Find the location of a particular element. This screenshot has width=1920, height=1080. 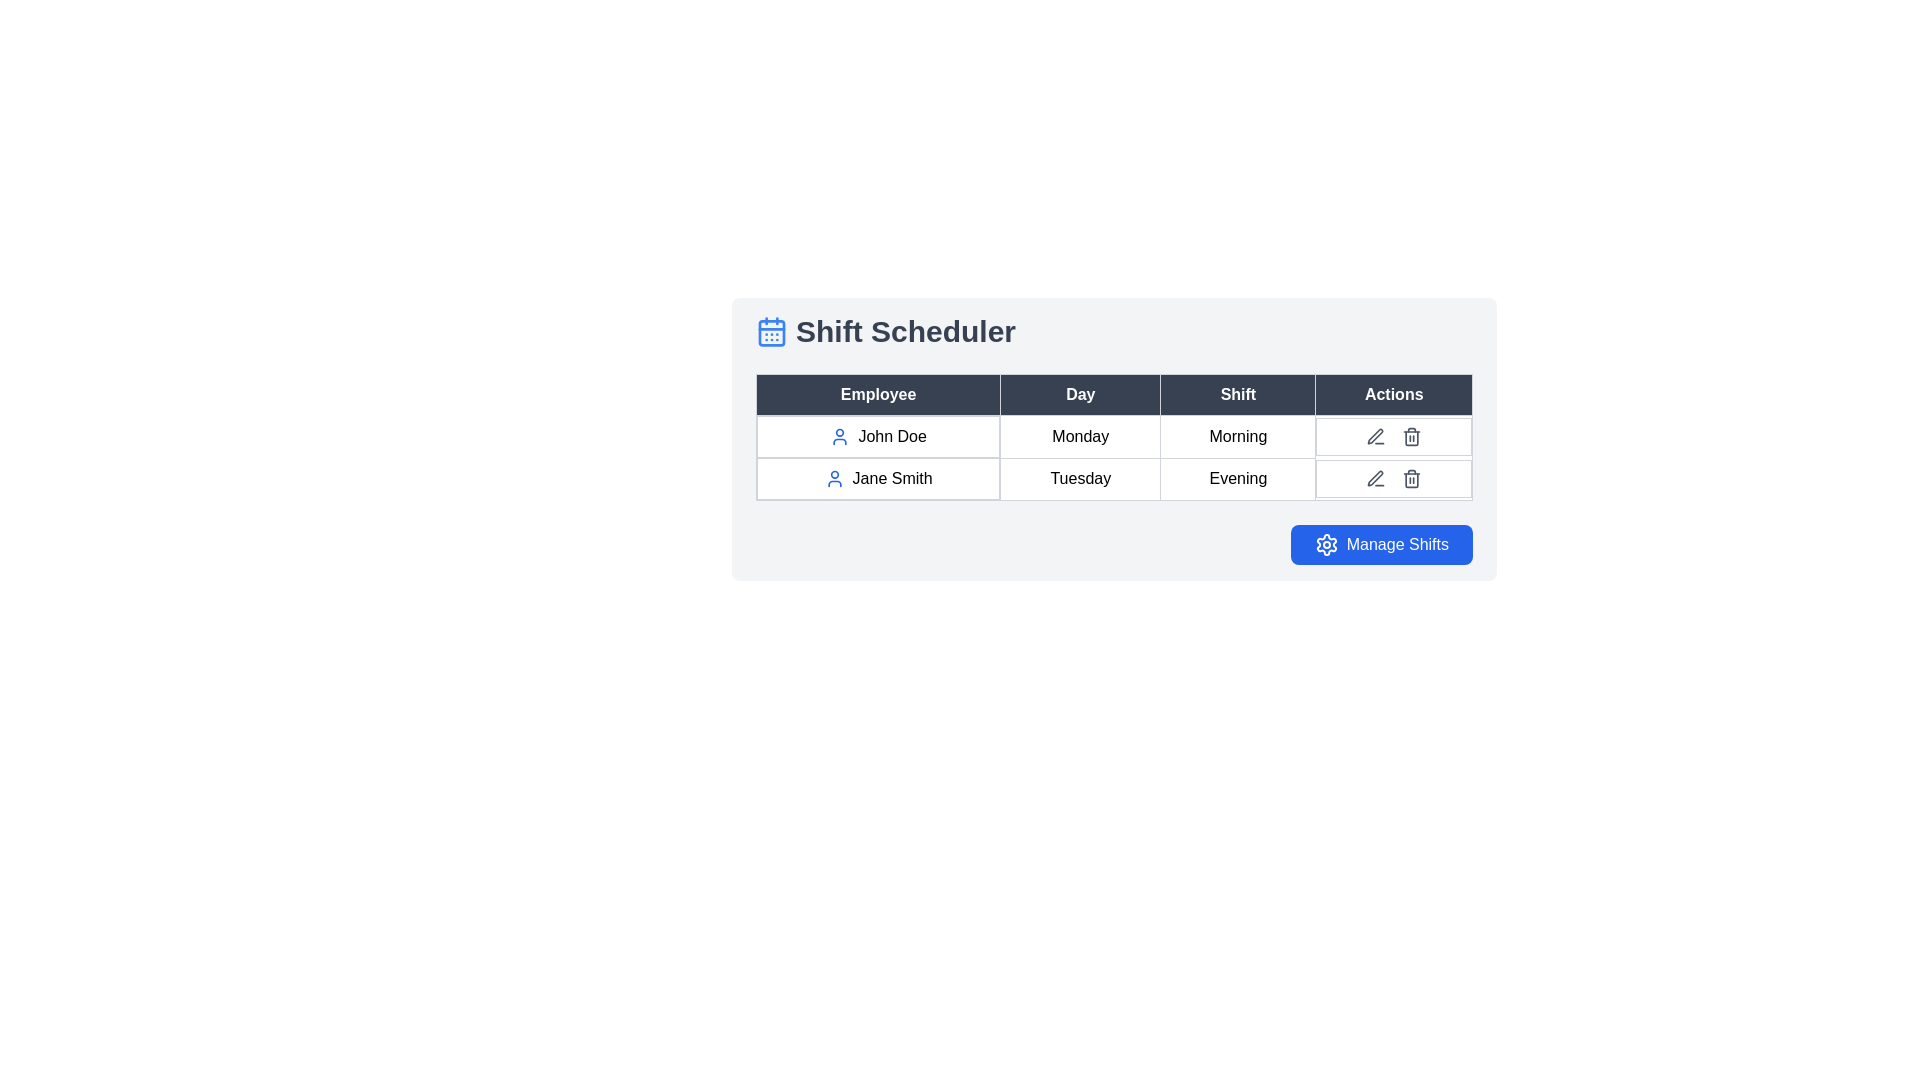

the user icon represented by a minimalist human silhouette in vibrant blue color, located in the first row of the table to the left of the 'John Doe' text in the 'Employee' column is located at coordinates (840, 435).